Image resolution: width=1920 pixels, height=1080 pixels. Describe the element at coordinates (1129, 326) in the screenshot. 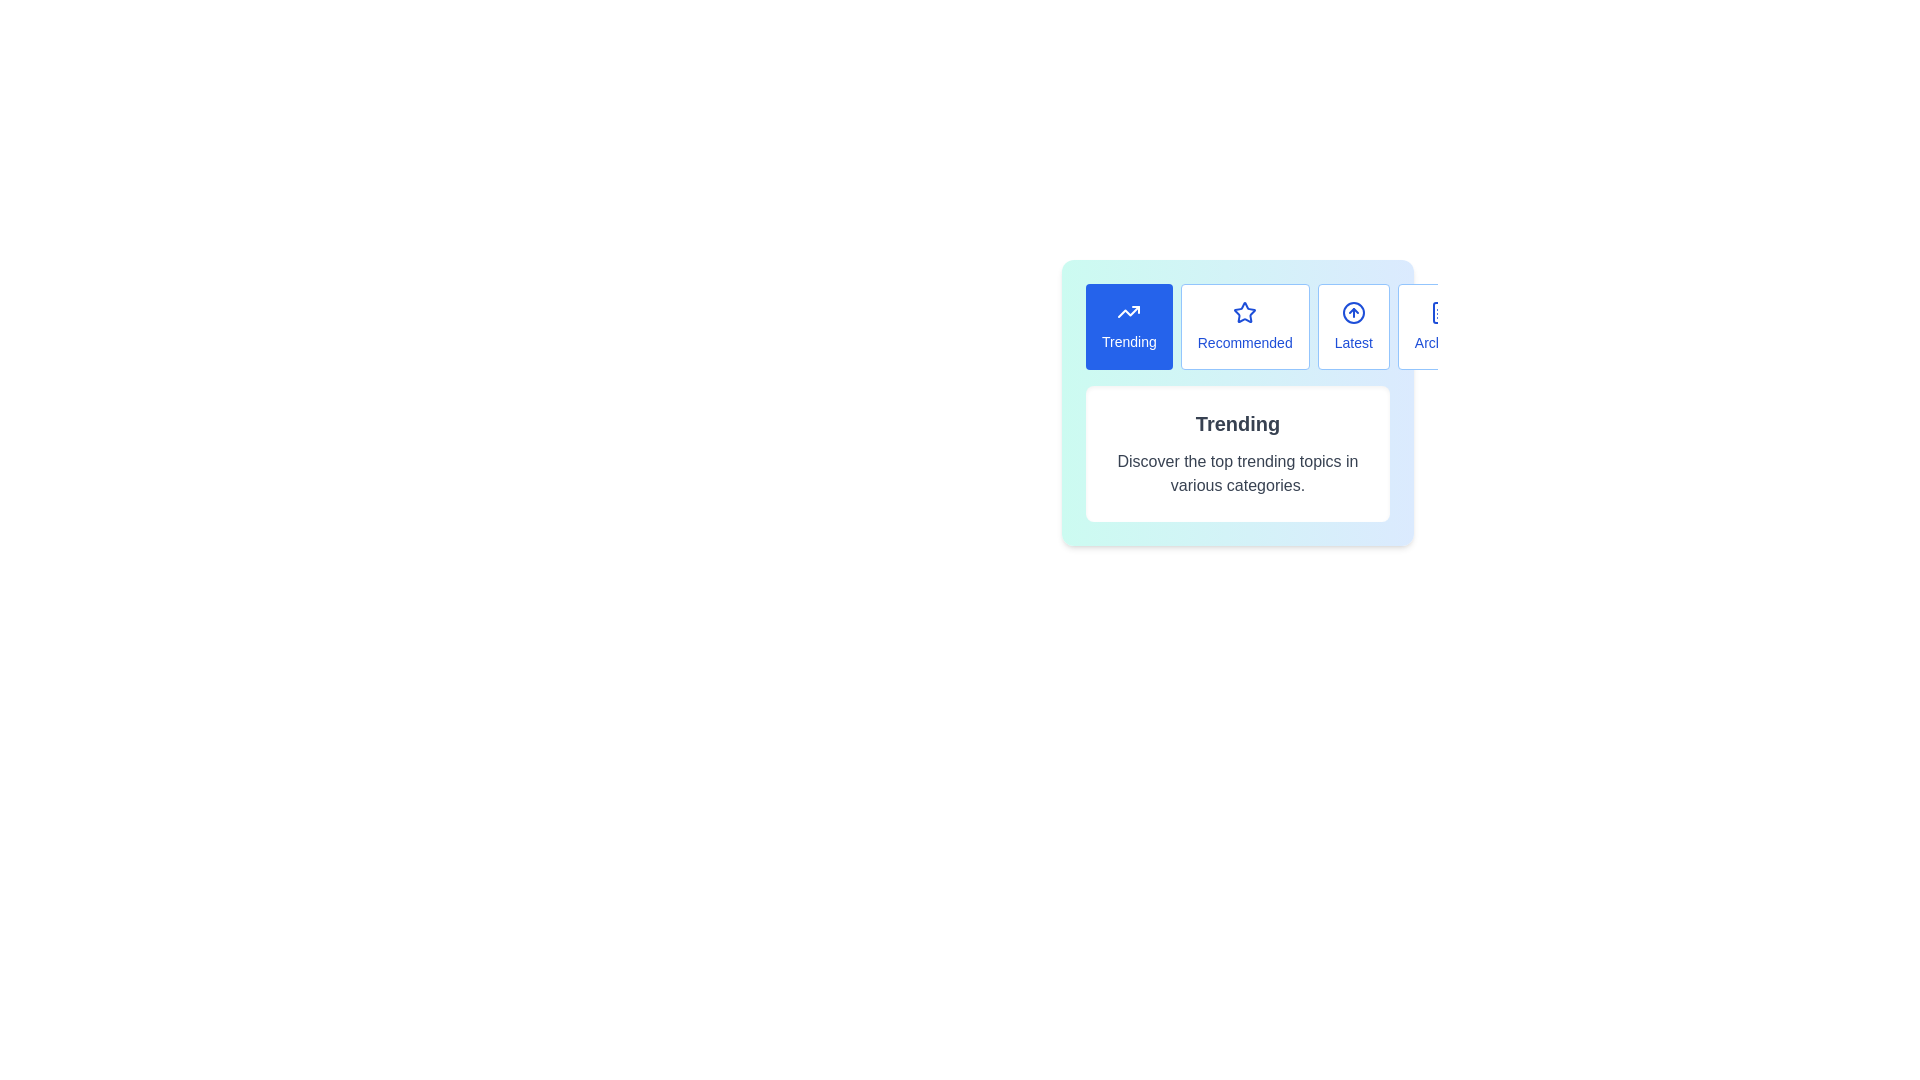

I see `the button labeled Trending` at that location.